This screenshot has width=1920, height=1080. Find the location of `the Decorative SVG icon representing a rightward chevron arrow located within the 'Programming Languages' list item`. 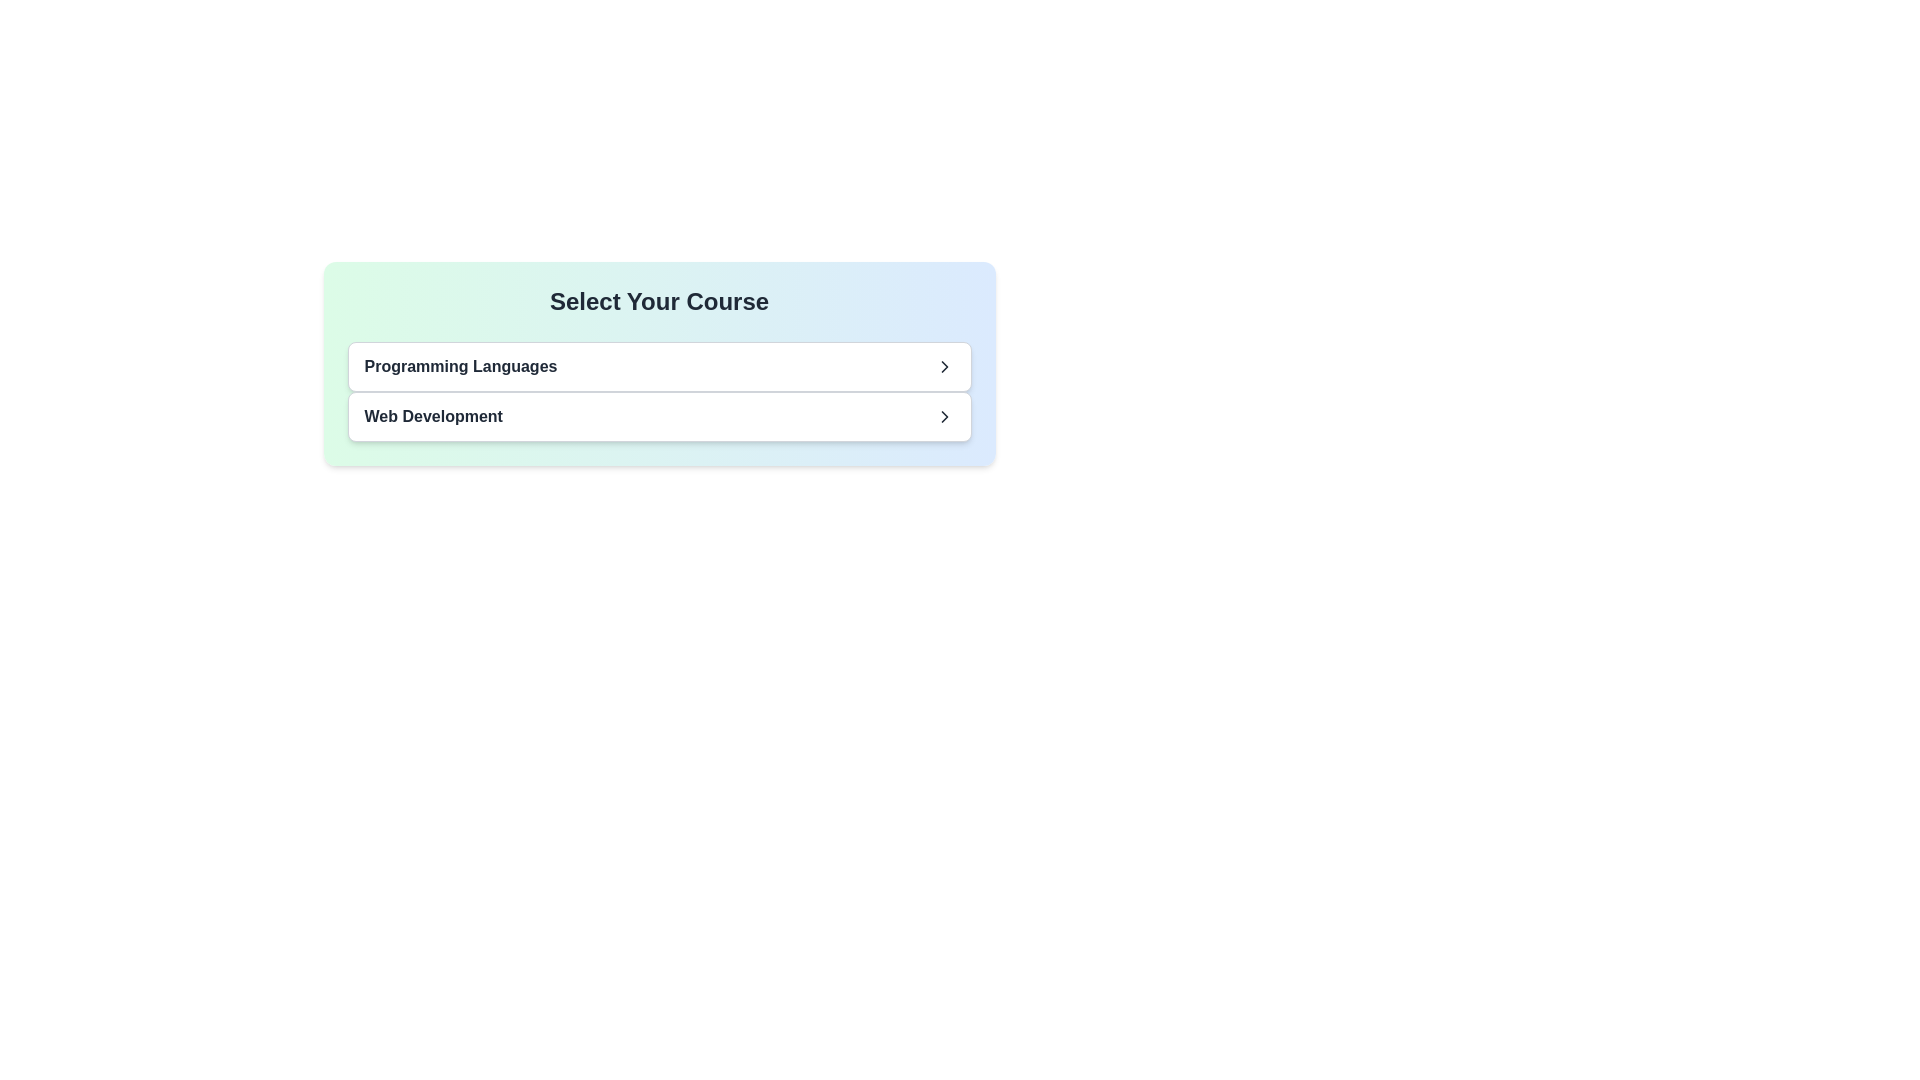

the Decorative SVG icon representing a rightward chevron arrow located within the 'Programming Languages' list item is located at coordinates (943, 366).